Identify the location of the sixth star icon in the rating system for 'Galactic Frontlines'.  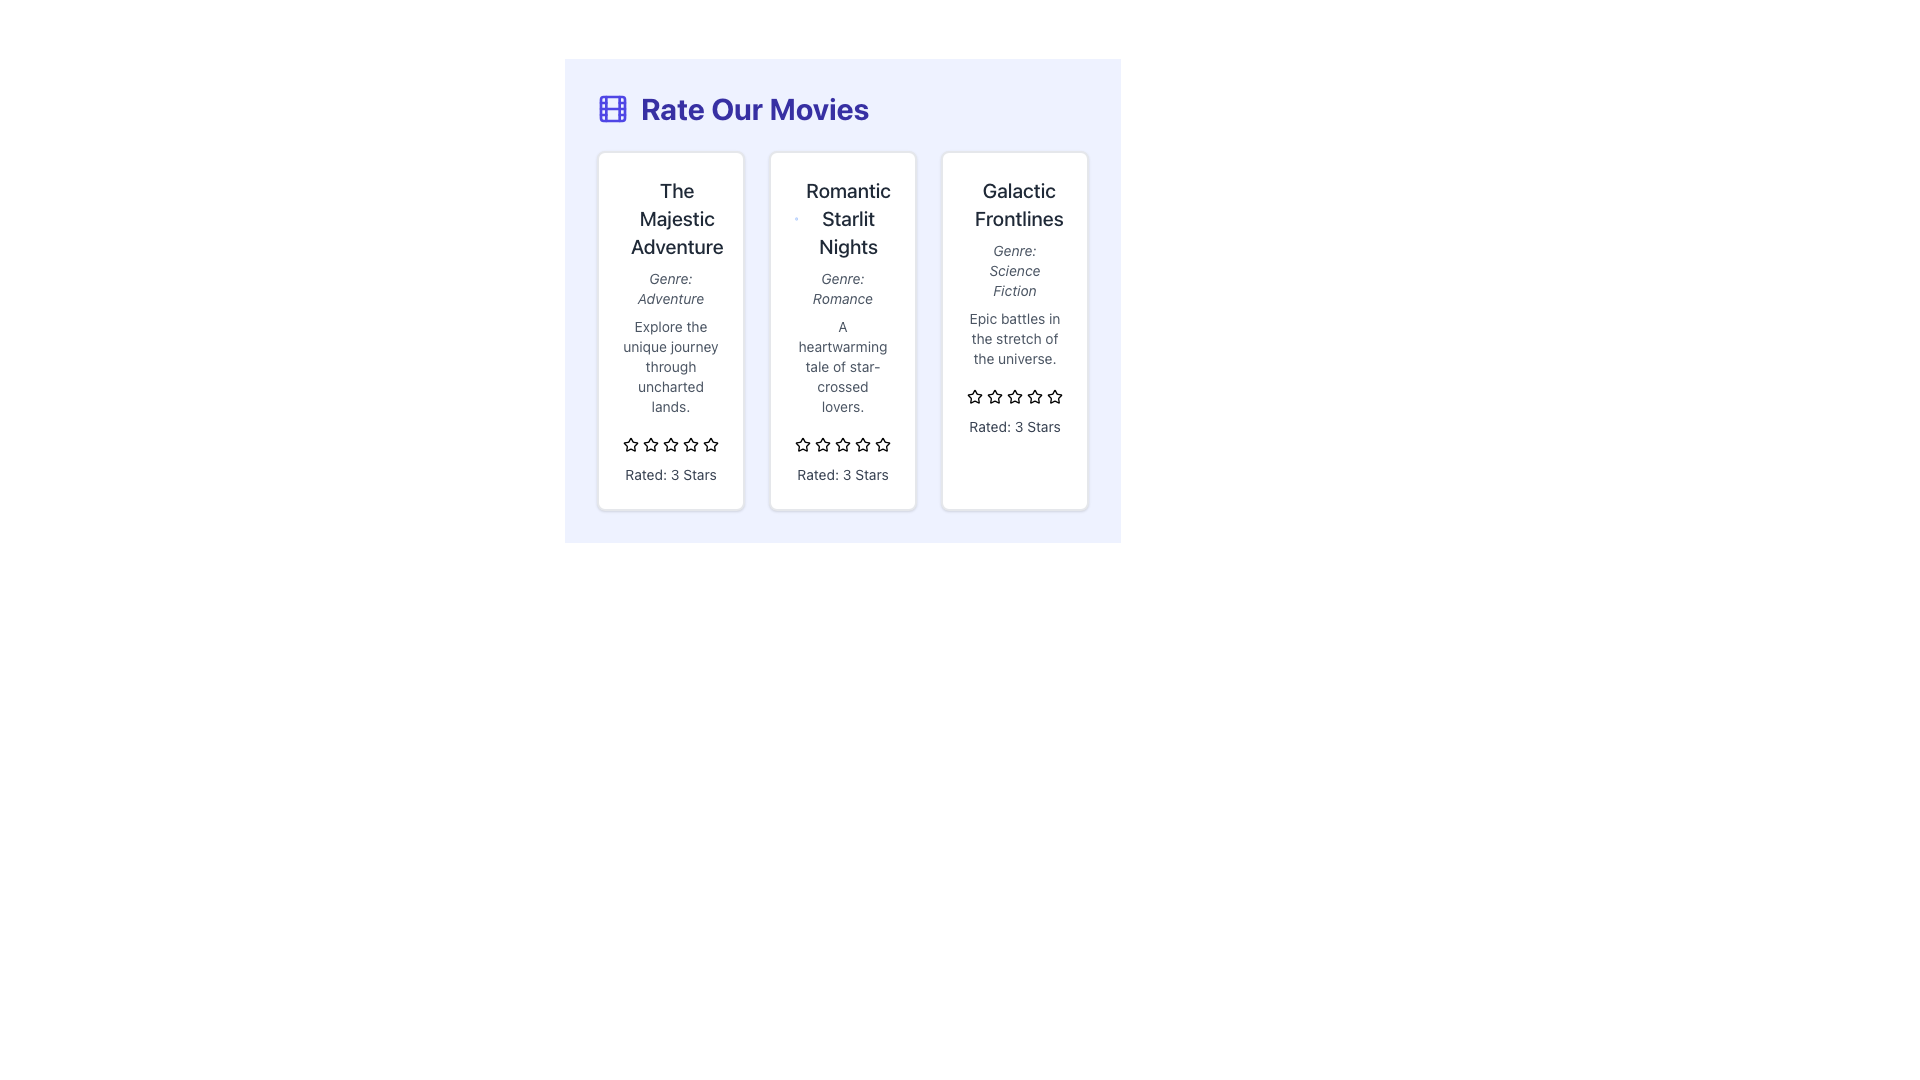
(1035, 397).